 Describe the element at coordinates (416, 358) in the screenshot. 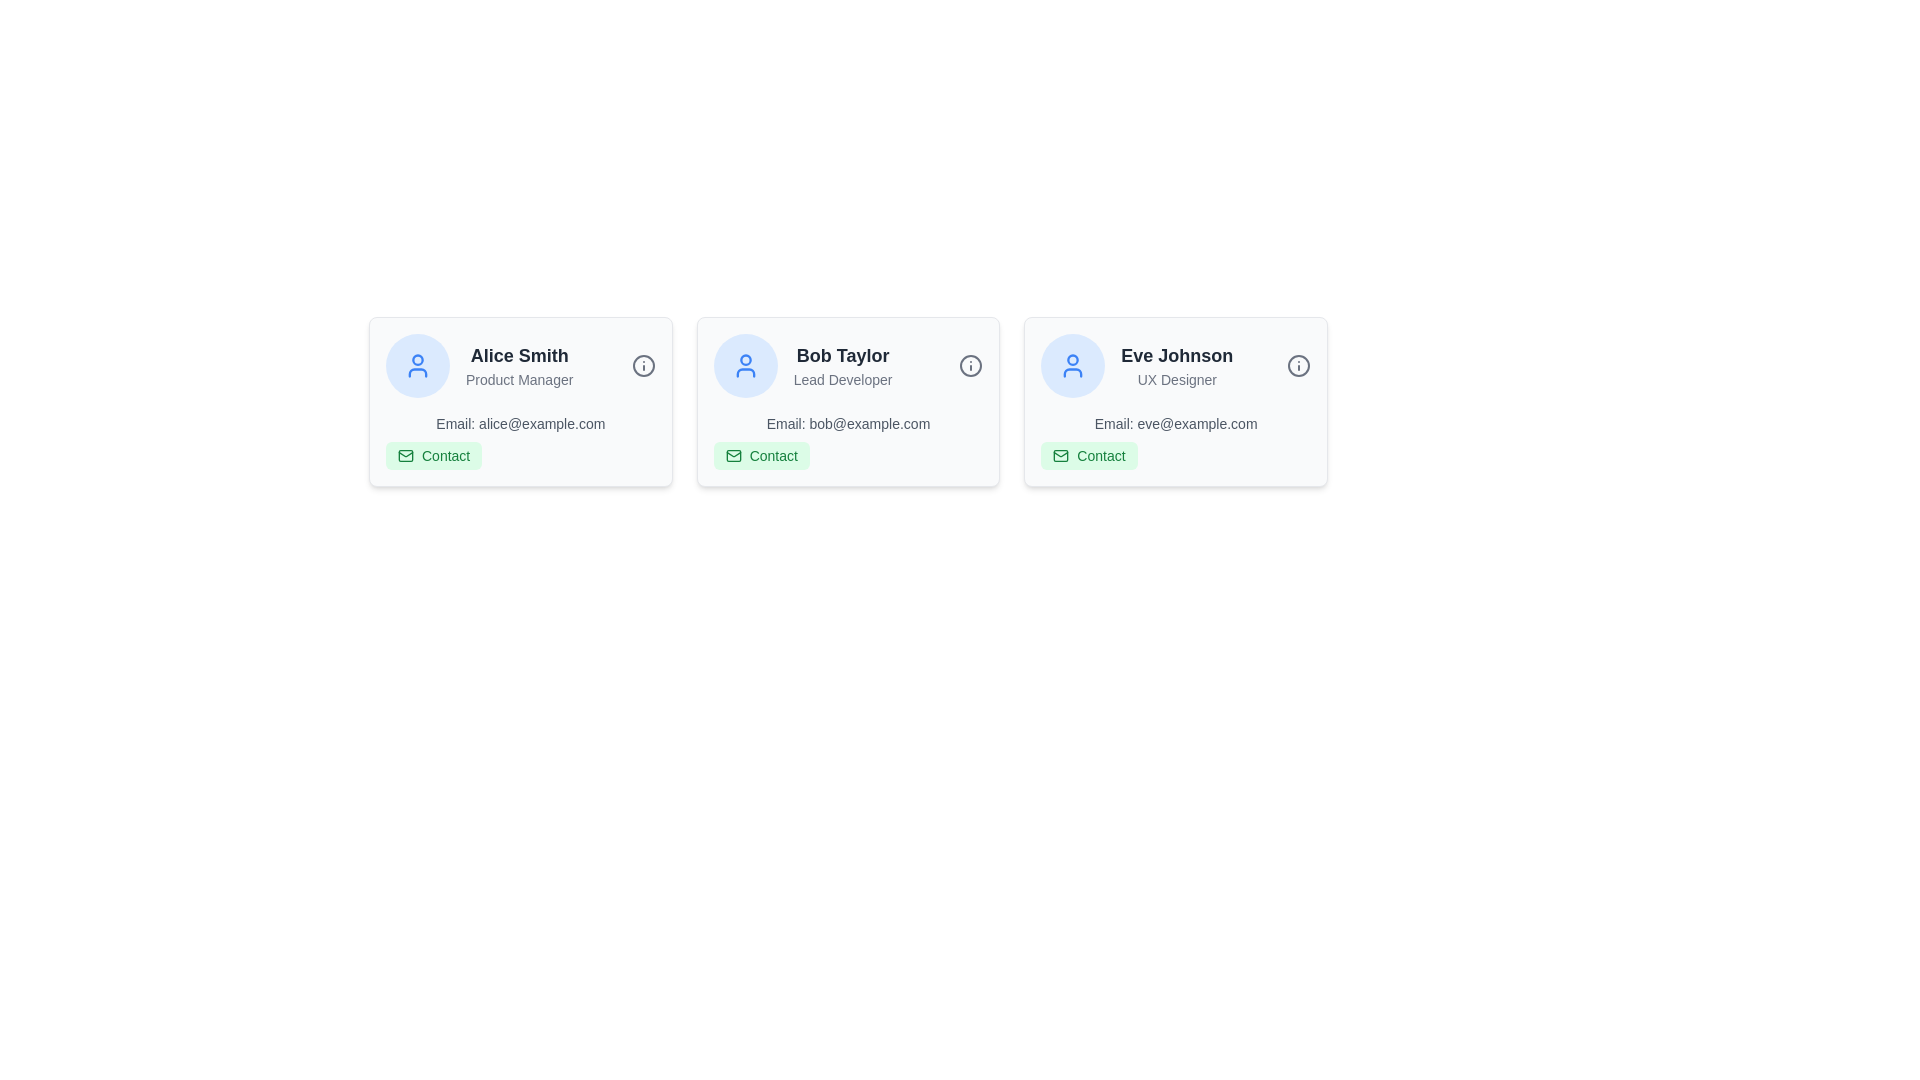

I see `the decorative circular component of the profile icon for 'Alice Smith', the Product Manager, located above the semi-circular shape` at that location.